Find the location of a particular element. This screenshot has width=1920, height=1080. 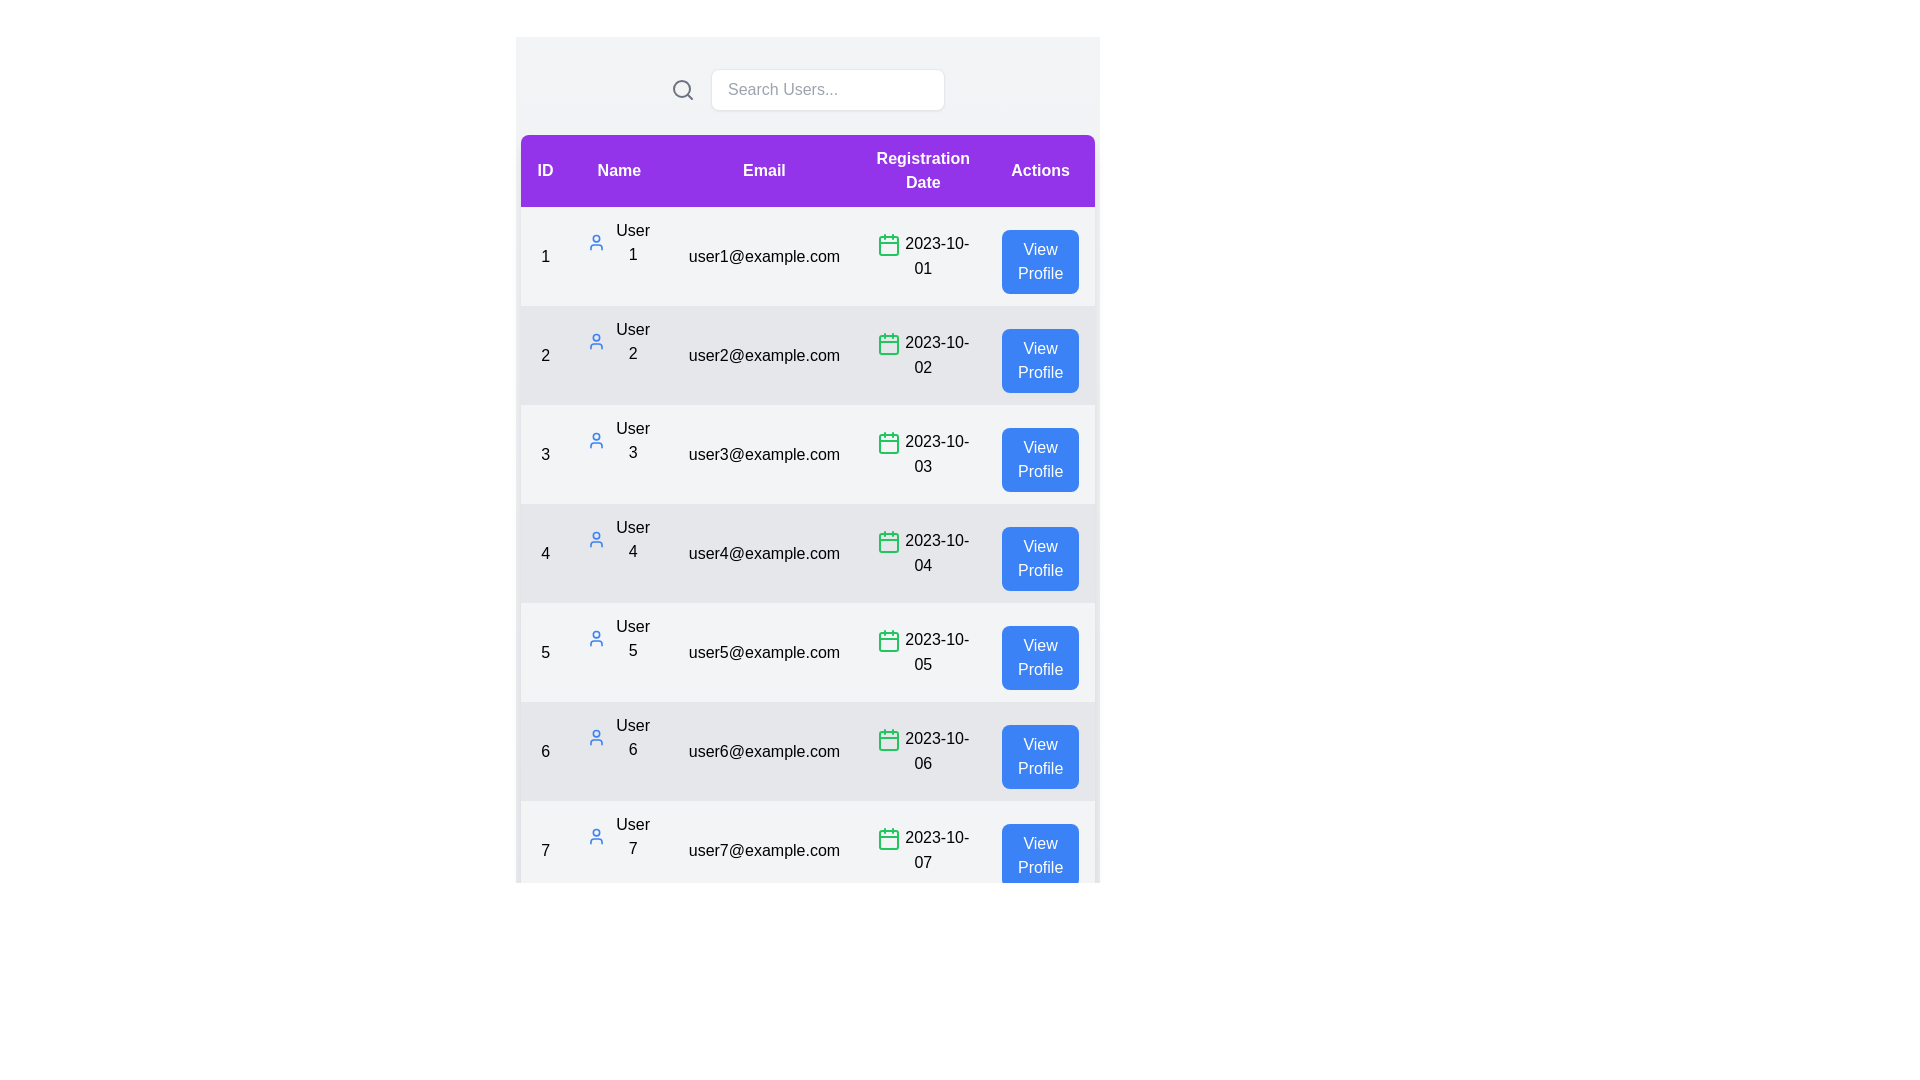

the user profile icon for user 4 is located at coordinates (595, 540).